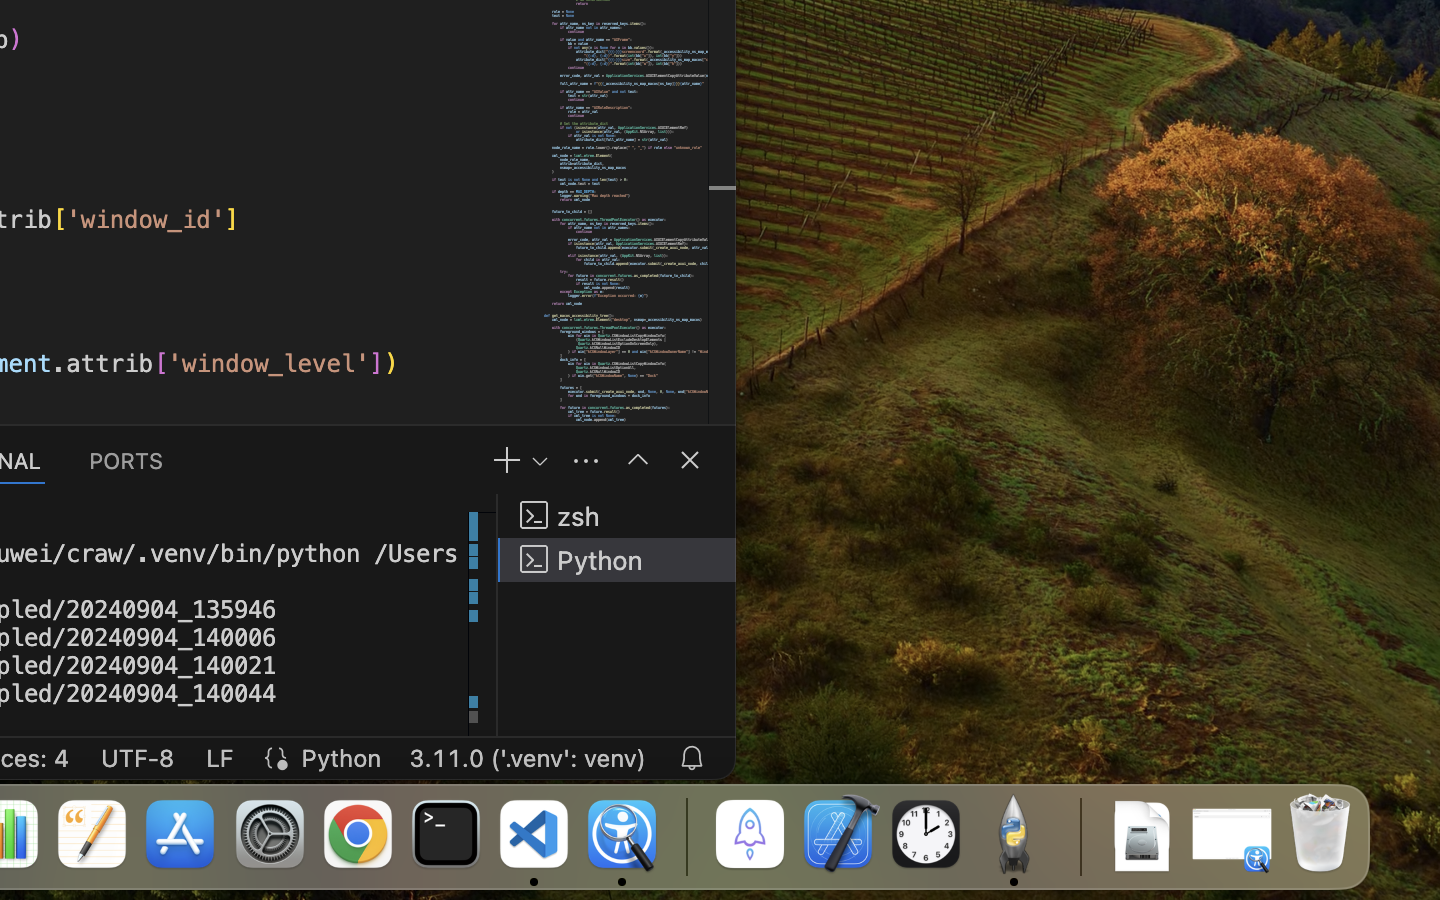  What do you see at coordinates (637, 458) in the screenshot?
I see `''` at bounding box center [637, 458].